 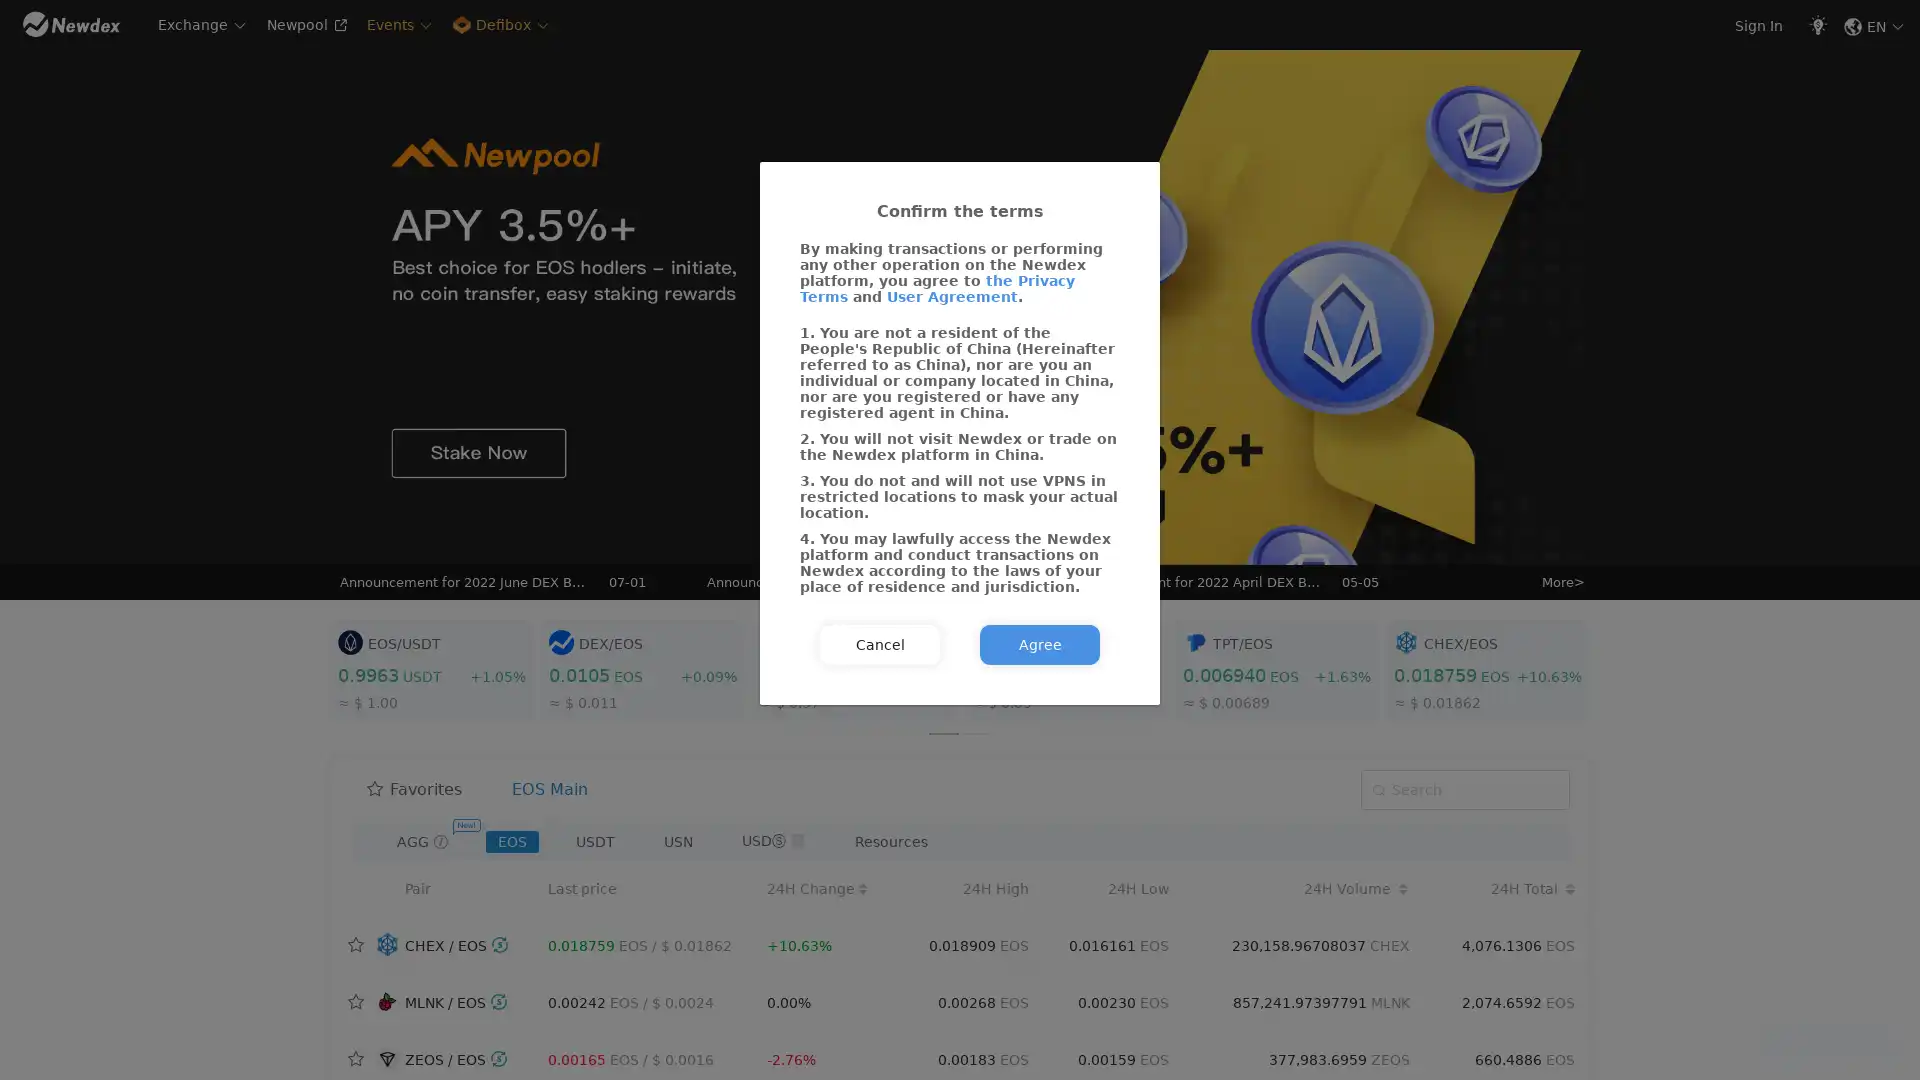 What do you see at coordinates (1873, 26) in the screenshot?
I see `EN` at bounding box center [1873, 26].